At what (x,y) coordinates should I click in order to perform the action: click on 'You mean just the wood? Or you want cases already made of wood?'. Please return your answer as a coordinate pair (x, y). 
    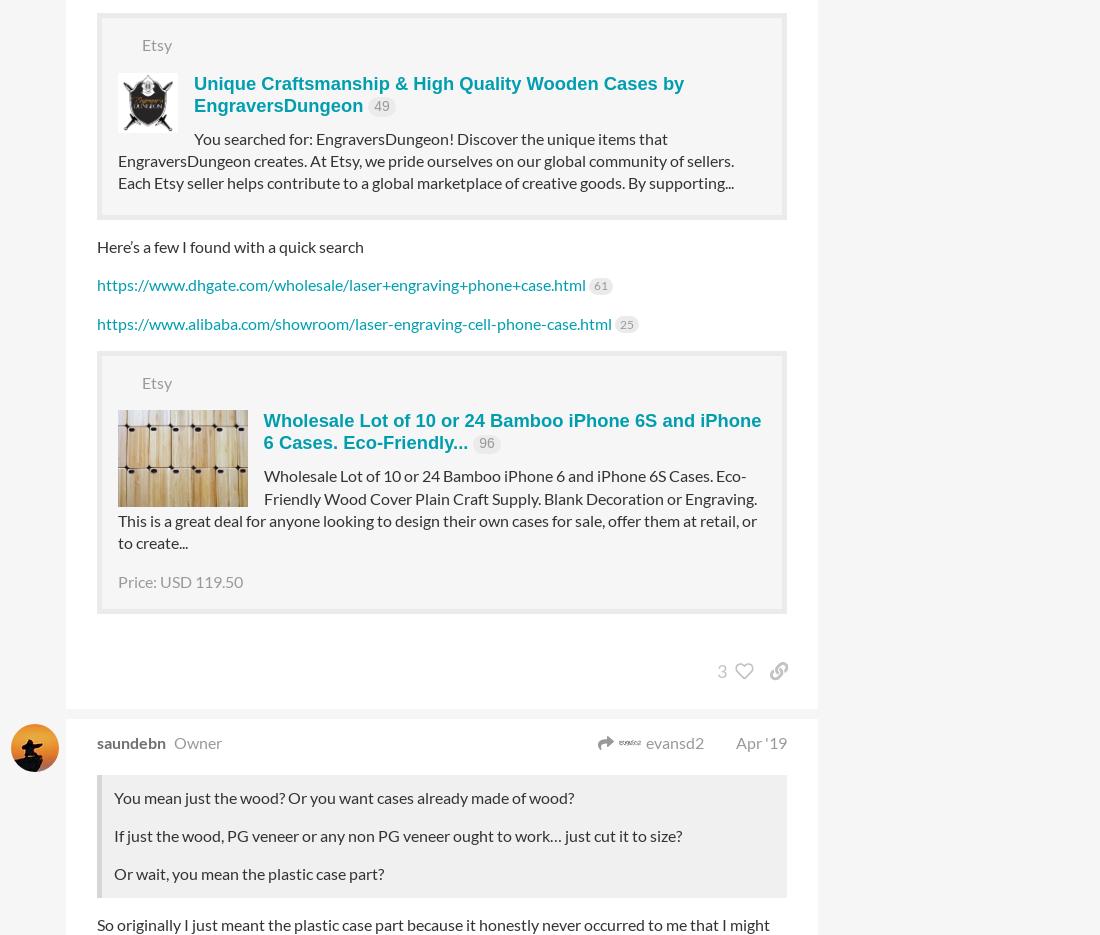
    Looking at the image, I should click on (342, 795).